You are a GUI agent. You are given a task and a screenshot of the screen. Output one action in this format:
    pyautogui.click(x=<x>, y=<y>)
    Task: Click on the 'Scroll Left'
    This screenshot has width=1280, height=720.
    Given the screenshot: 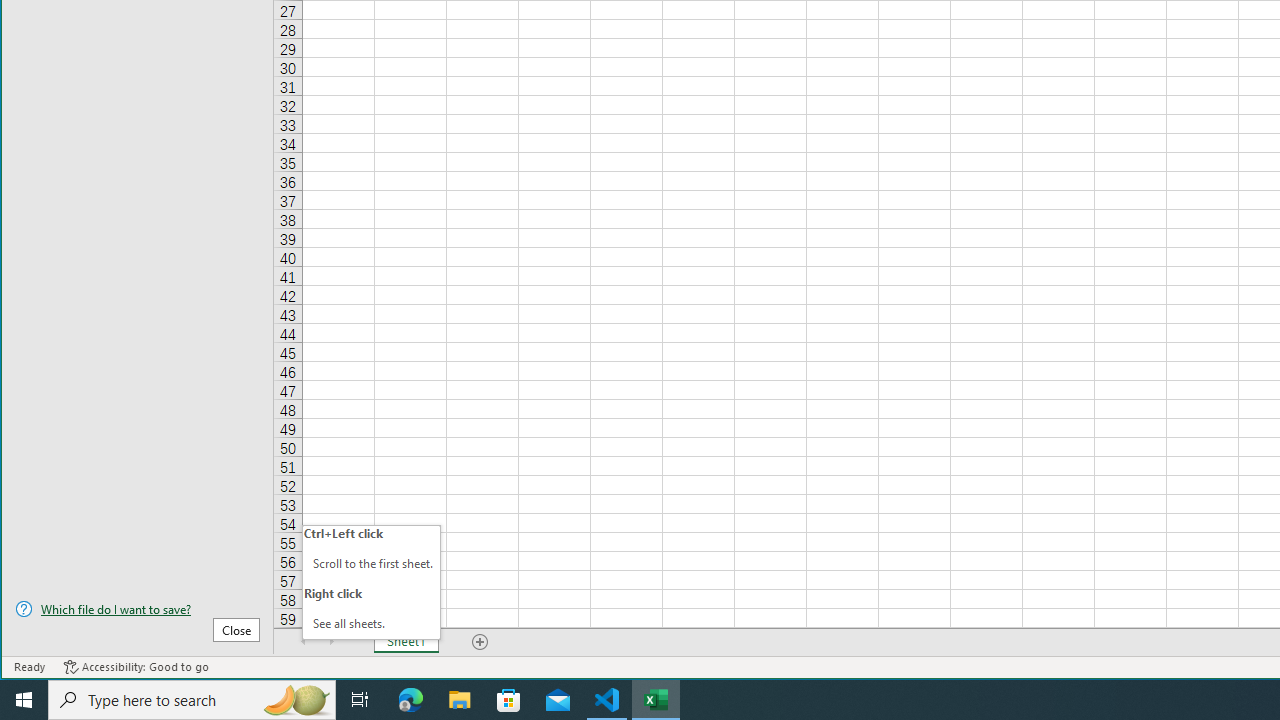 What is the action you would take?
    pyautogui.click(x=303, y=641)
    